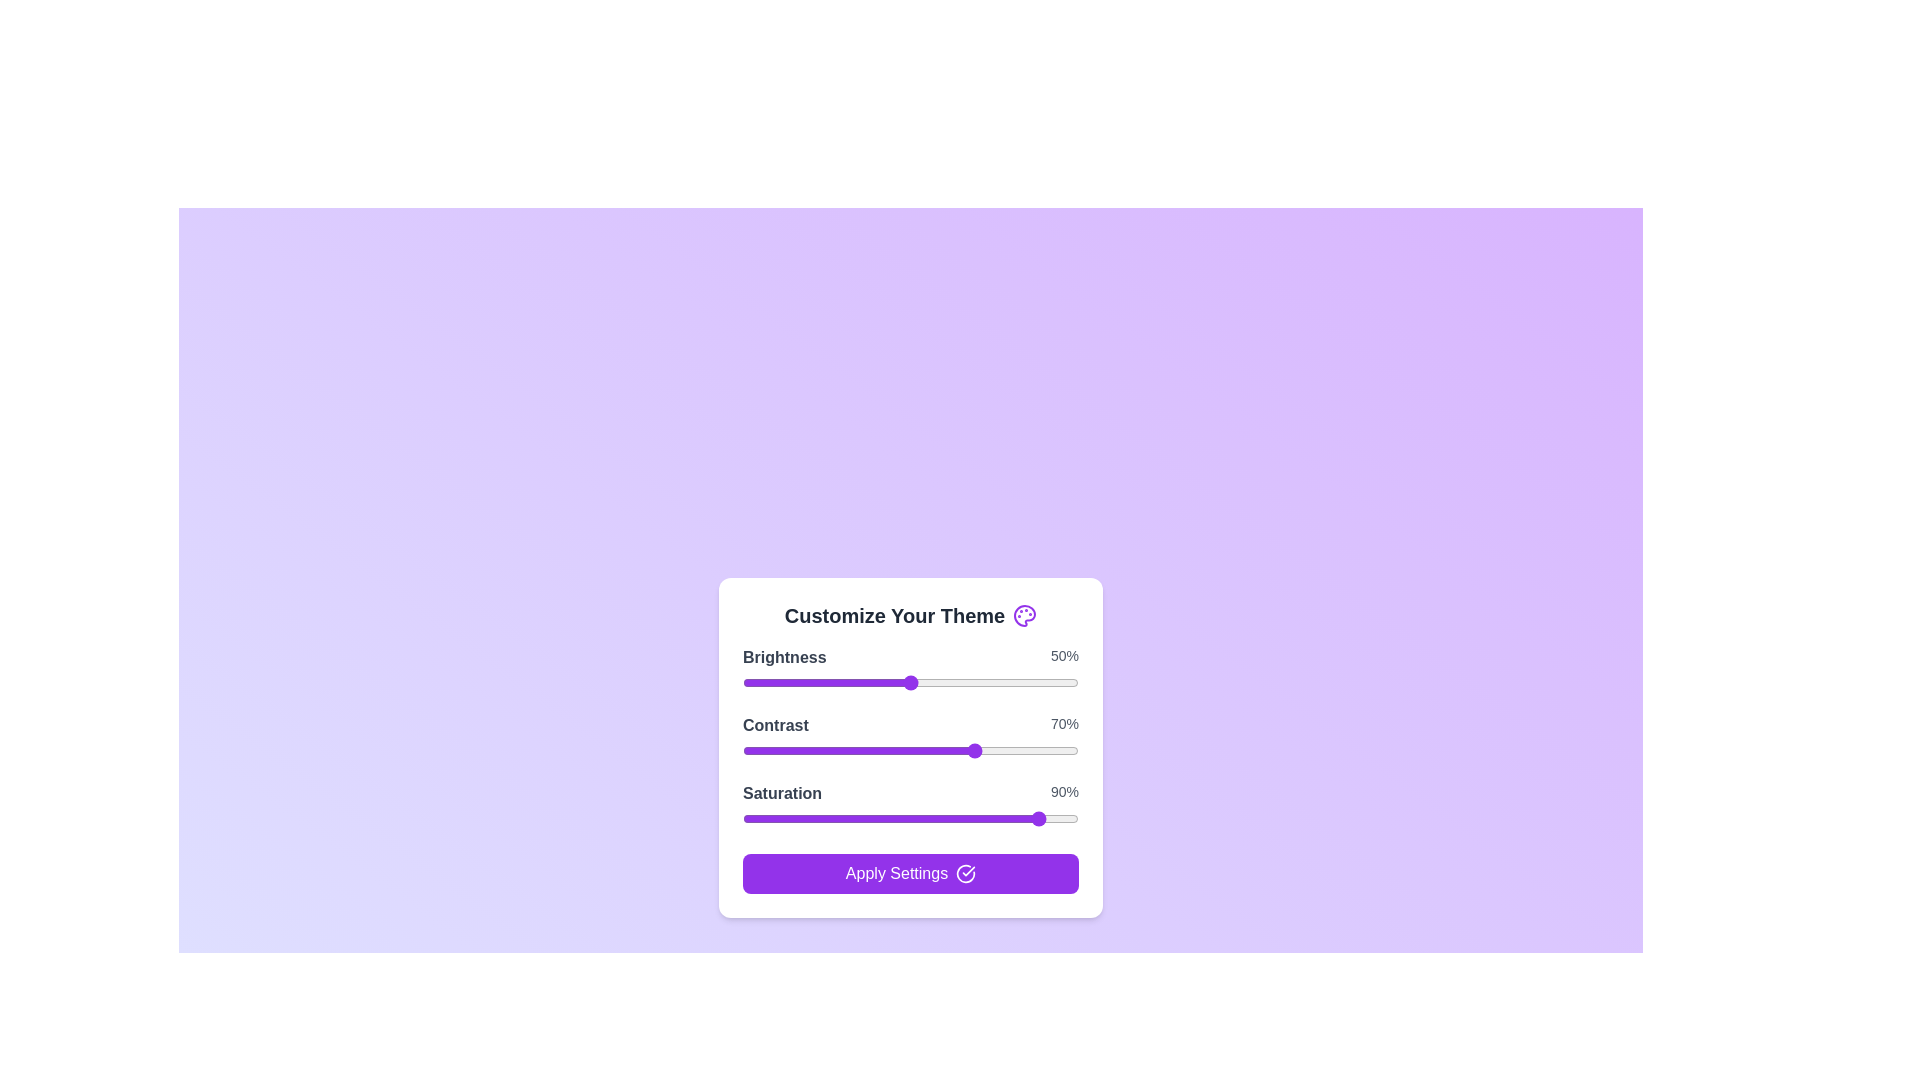  Describe the element at coordinates (1008, 681) in the screenshot. I see `the brightness slider to 79%` at that location.